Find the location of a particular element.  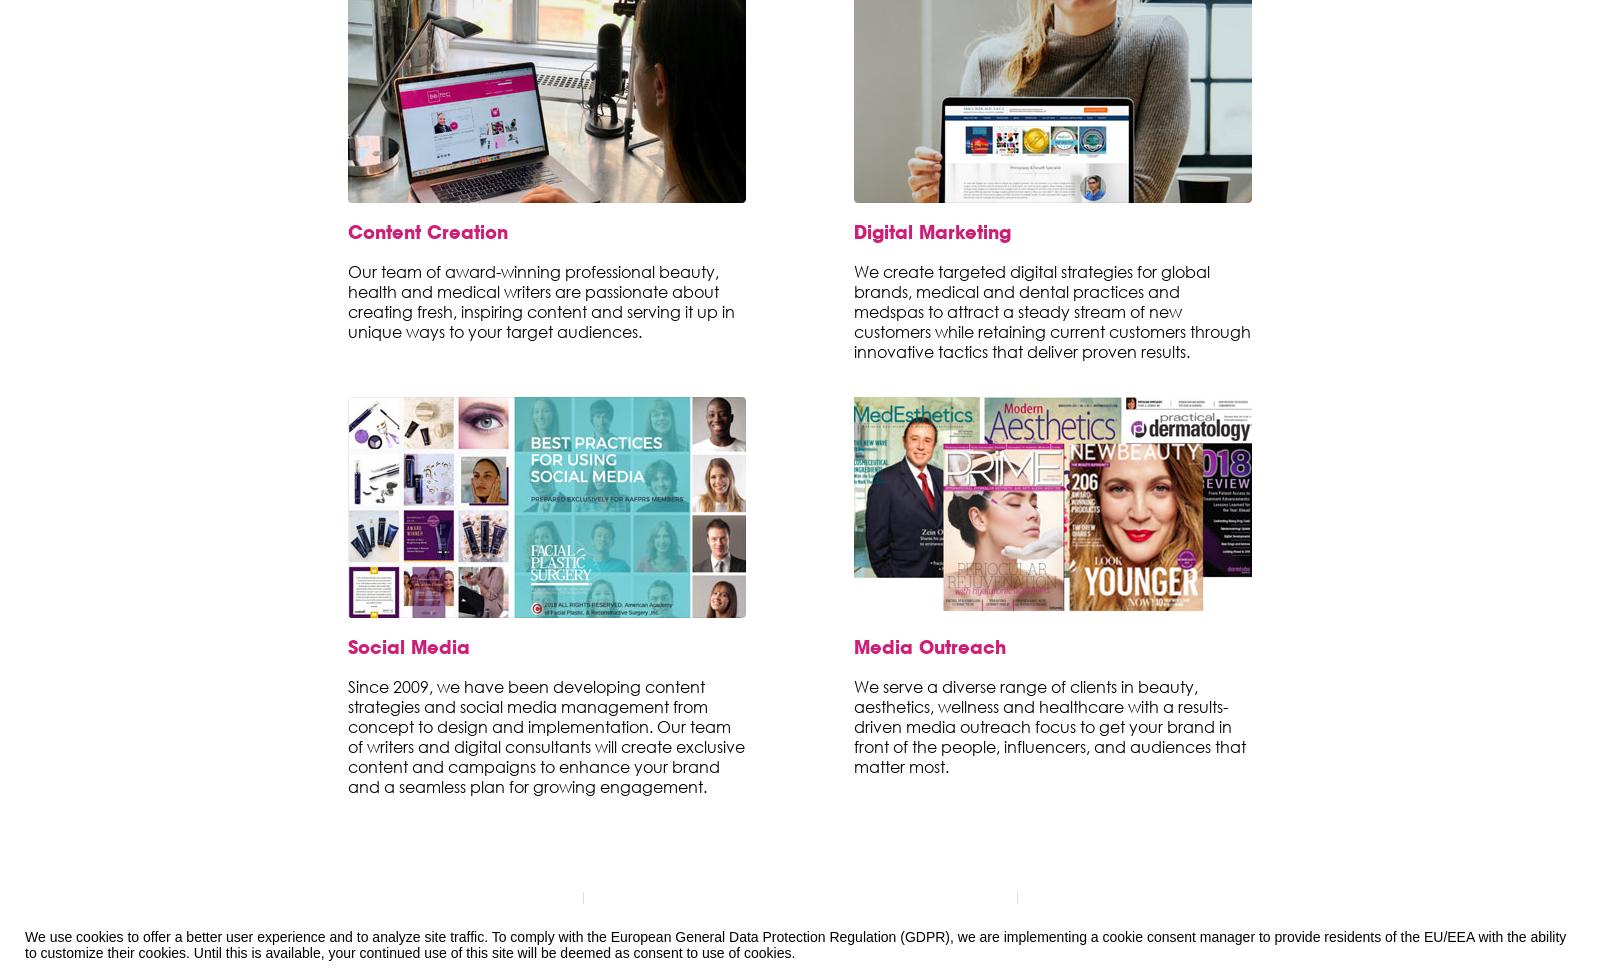

'Media Outreach' is located at coordinates (929, 646).